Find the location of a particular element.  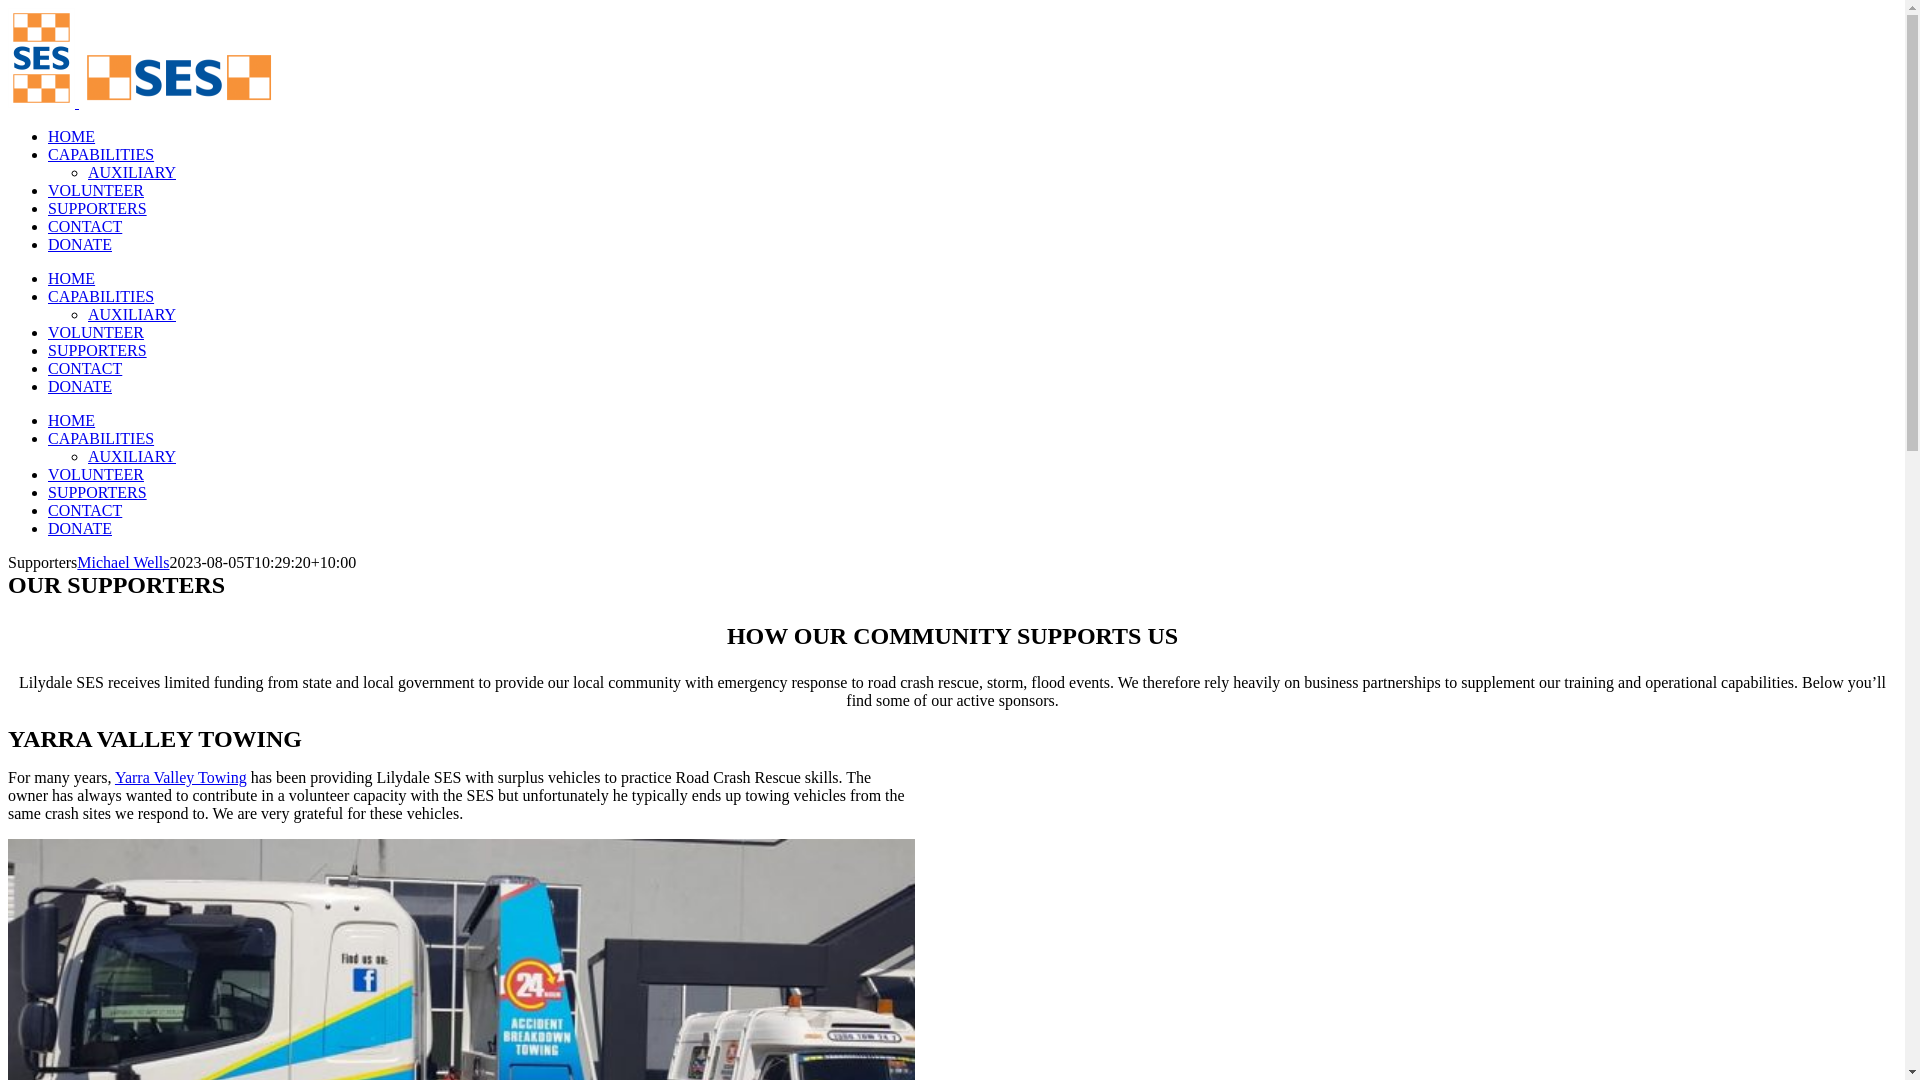

'Skip to content' is located at coordinates (7, 7).